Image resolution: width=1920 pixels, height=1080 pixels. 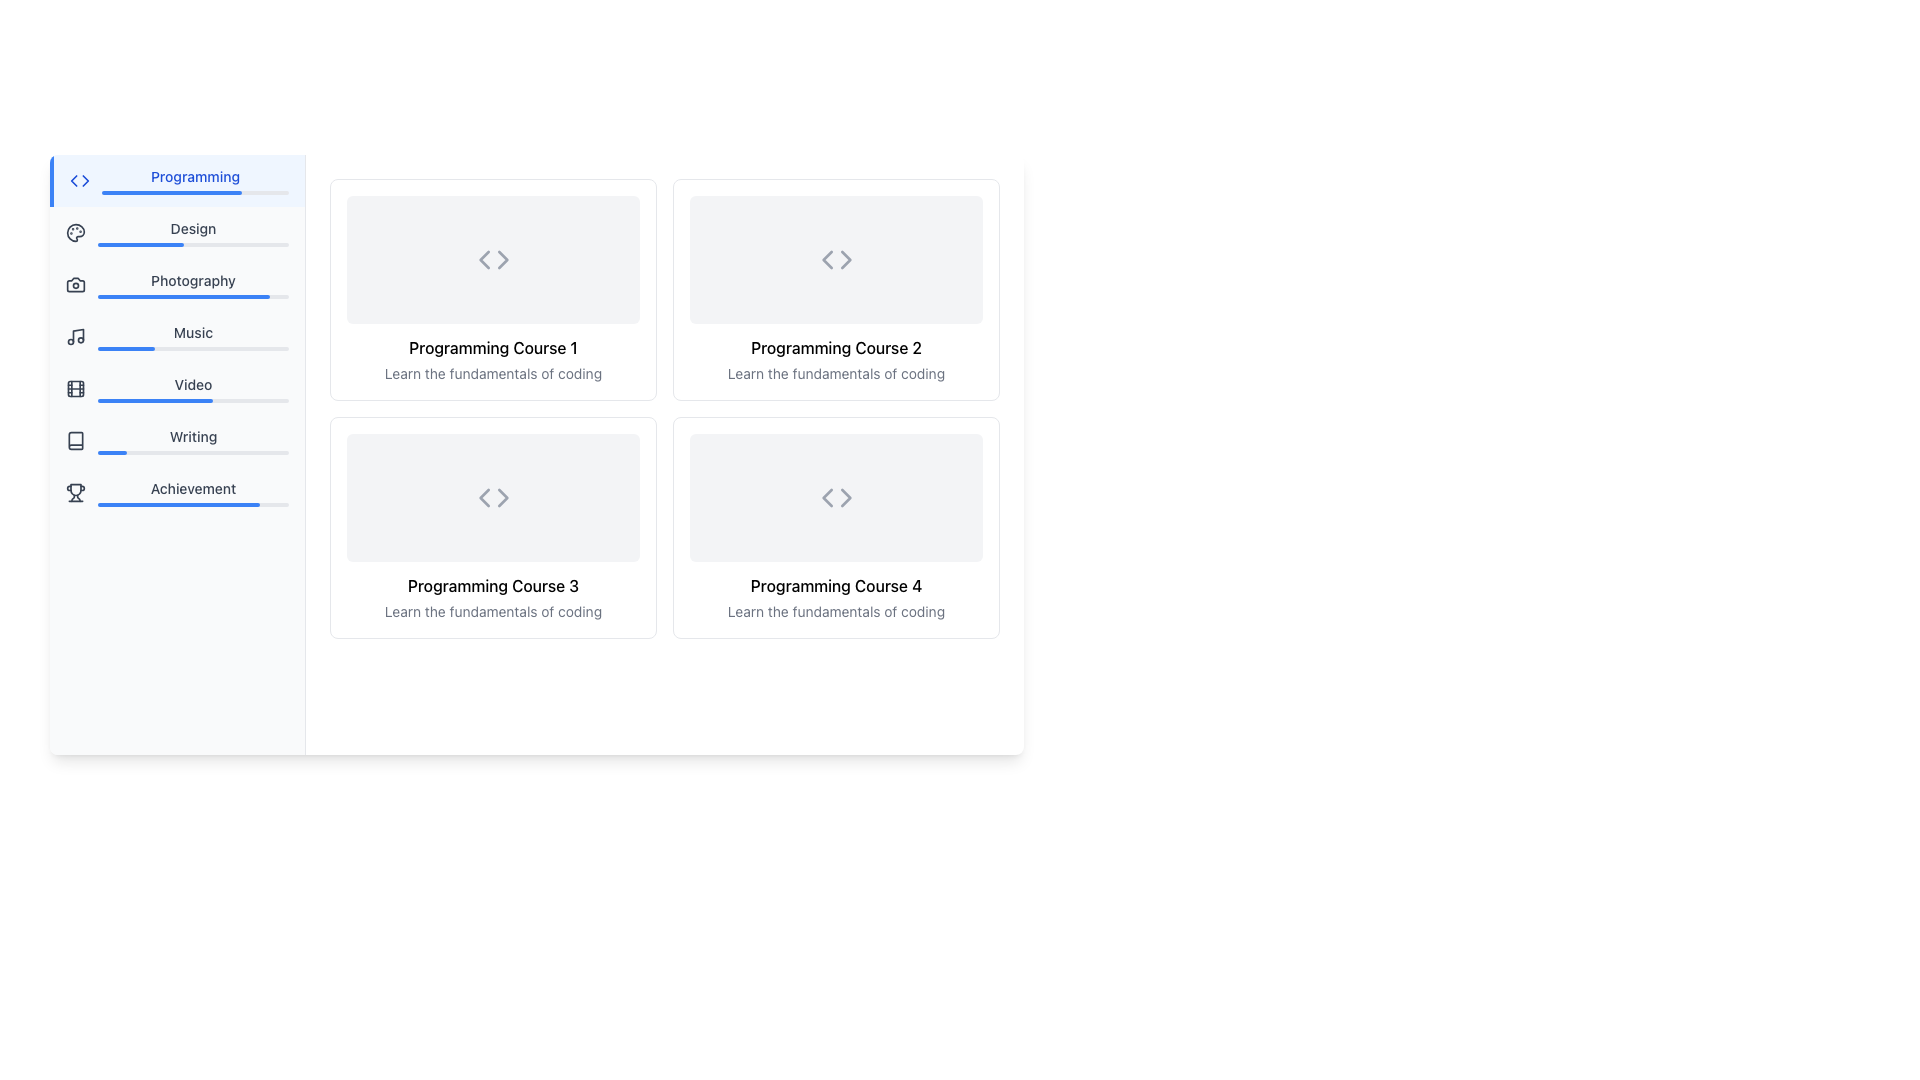 What do you see at coordinates (193, 347) in the screenshot?
I see `the progress bar that visually represents the completion level of the 'Music' category, located in the left navigation panel beneath the 'Music' label` at bounding box center [193, 347].